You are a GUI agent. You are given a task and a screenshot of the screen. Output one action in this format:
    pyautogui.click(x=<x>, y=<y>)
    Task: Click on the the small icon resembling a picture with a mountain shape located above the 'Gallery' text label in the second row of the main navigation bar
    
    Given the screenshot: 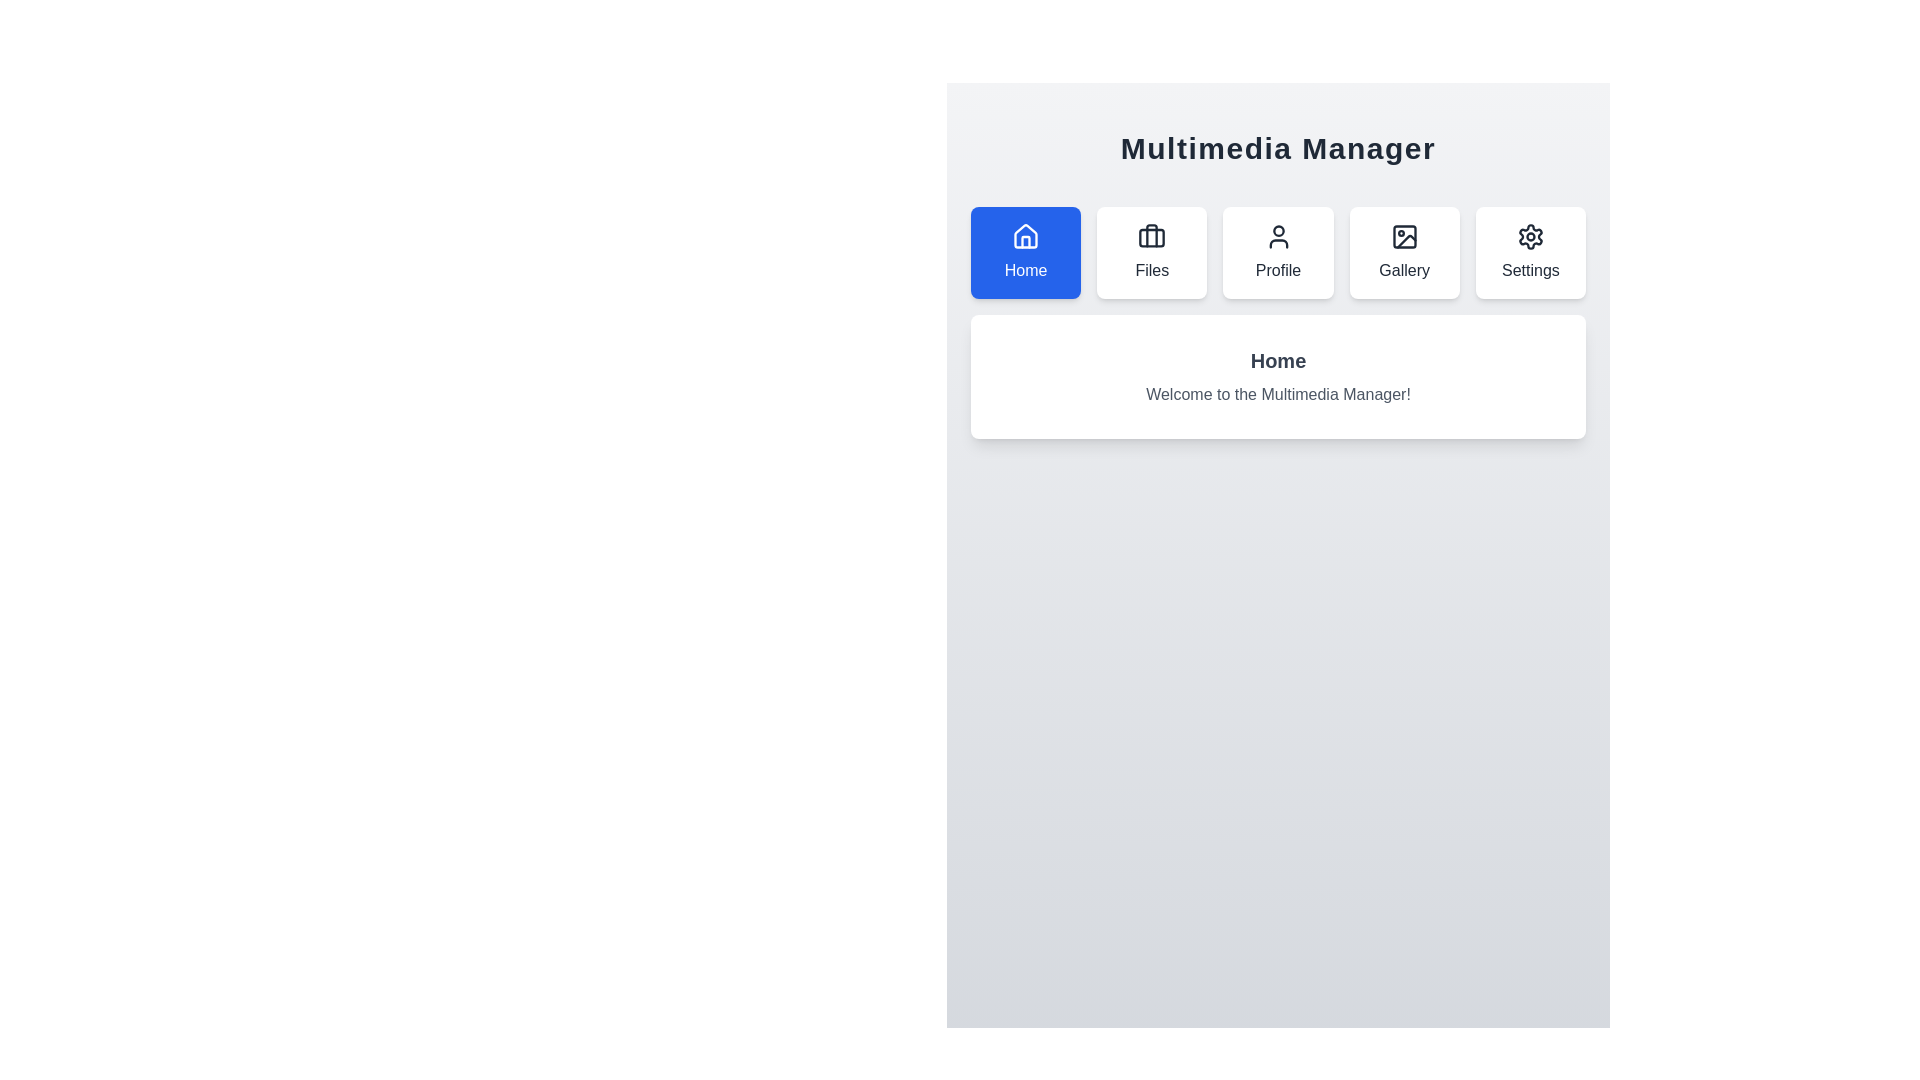 What is the action you would take?
    pyautogui.click(x=1403, y=235)
    